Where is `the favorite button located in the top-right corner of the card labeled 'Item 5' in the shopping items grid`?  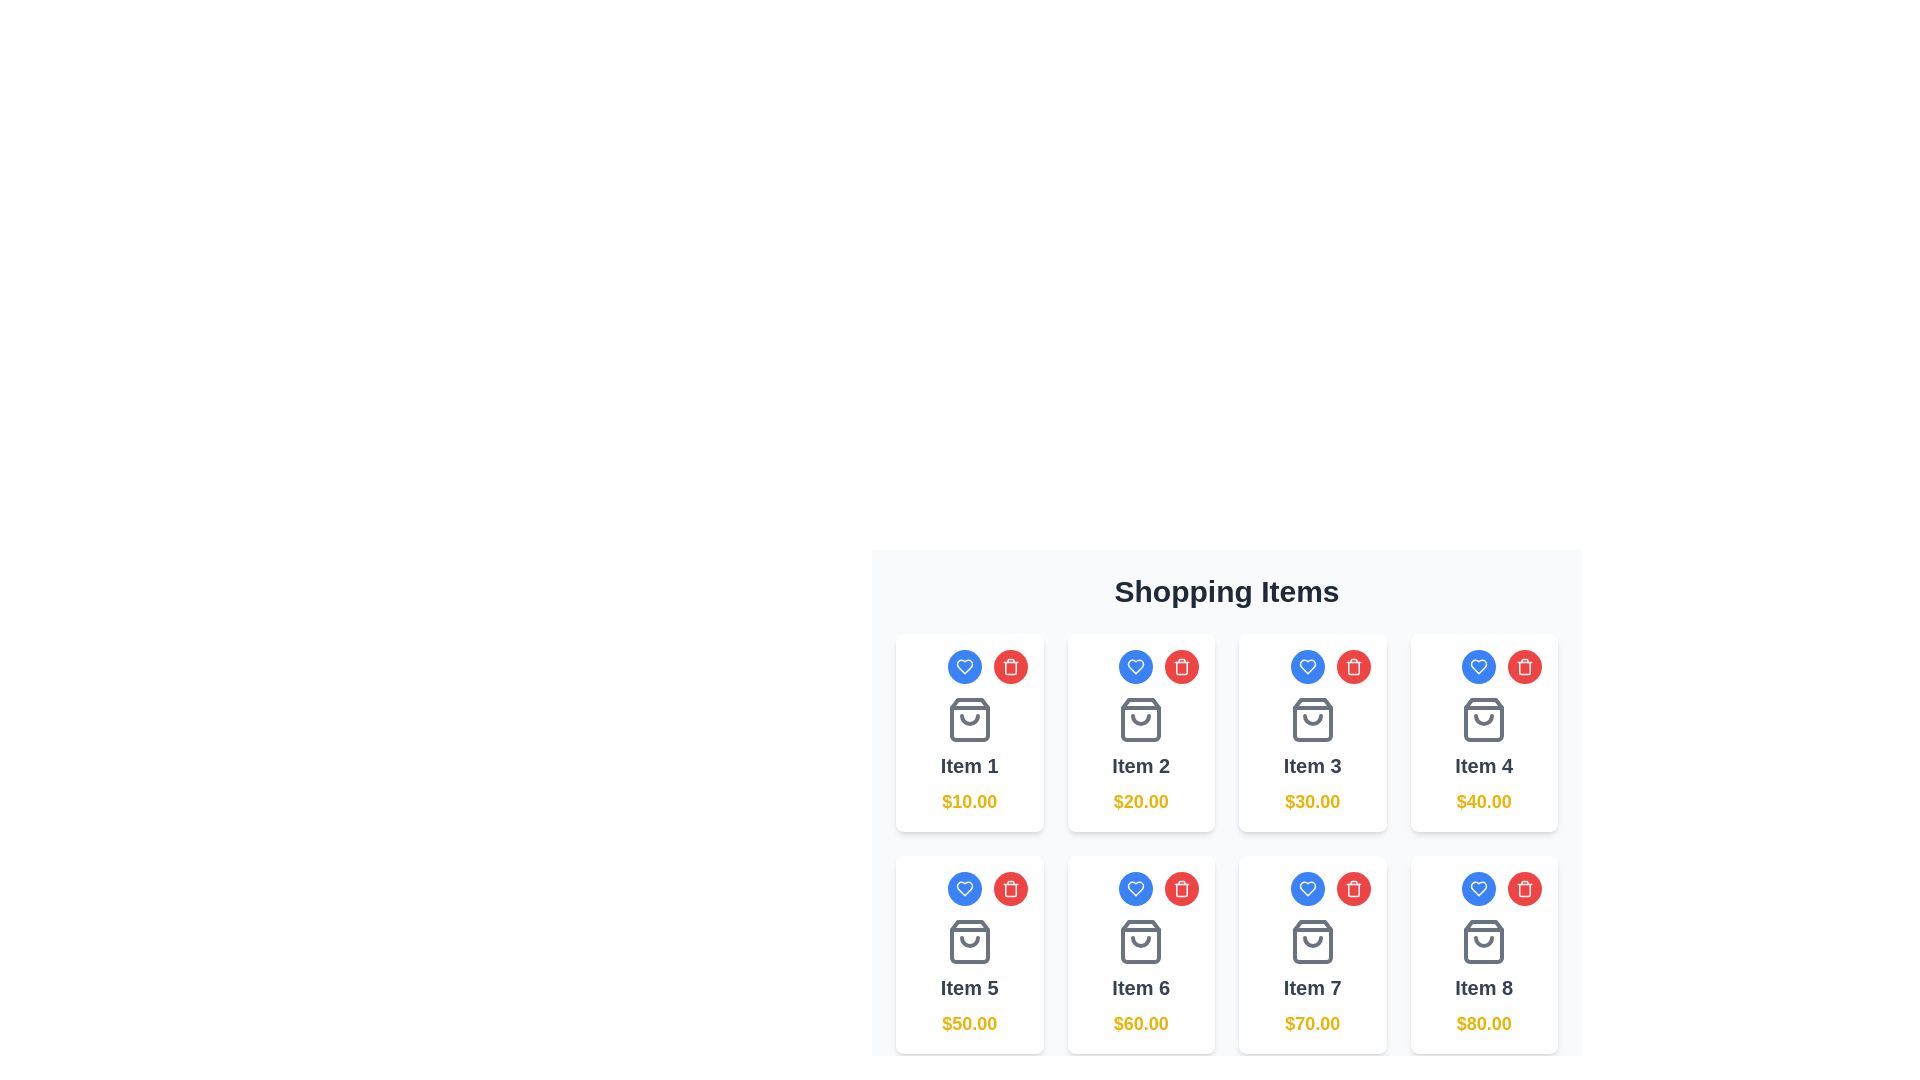 the favorite button located in the top-right corner of the card labeled 'Item 5' in the shopping items grid is located at coordinates (964, 887).